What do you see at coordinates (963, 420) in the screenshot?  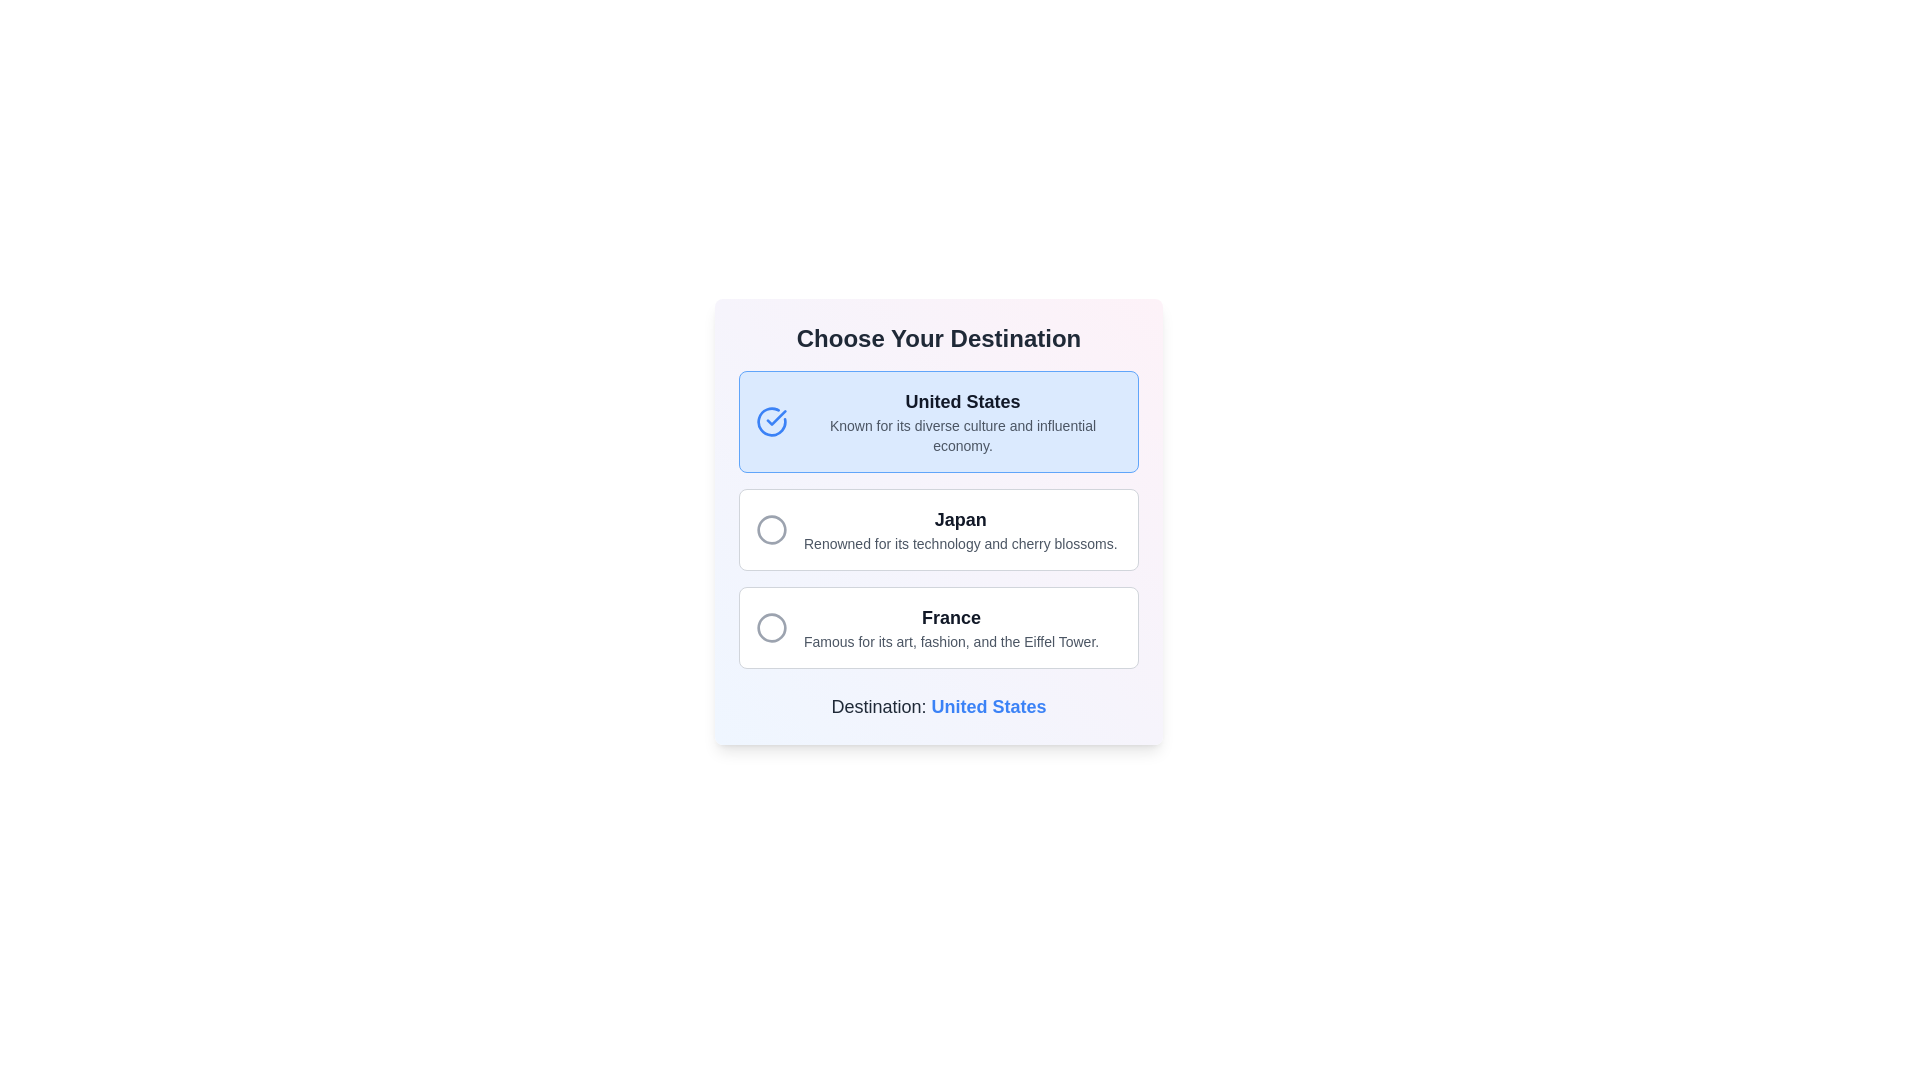 I see `the first selectable list item for 'United States' in the 'Choose Your Destination' section` at bounding box center [963, 420].